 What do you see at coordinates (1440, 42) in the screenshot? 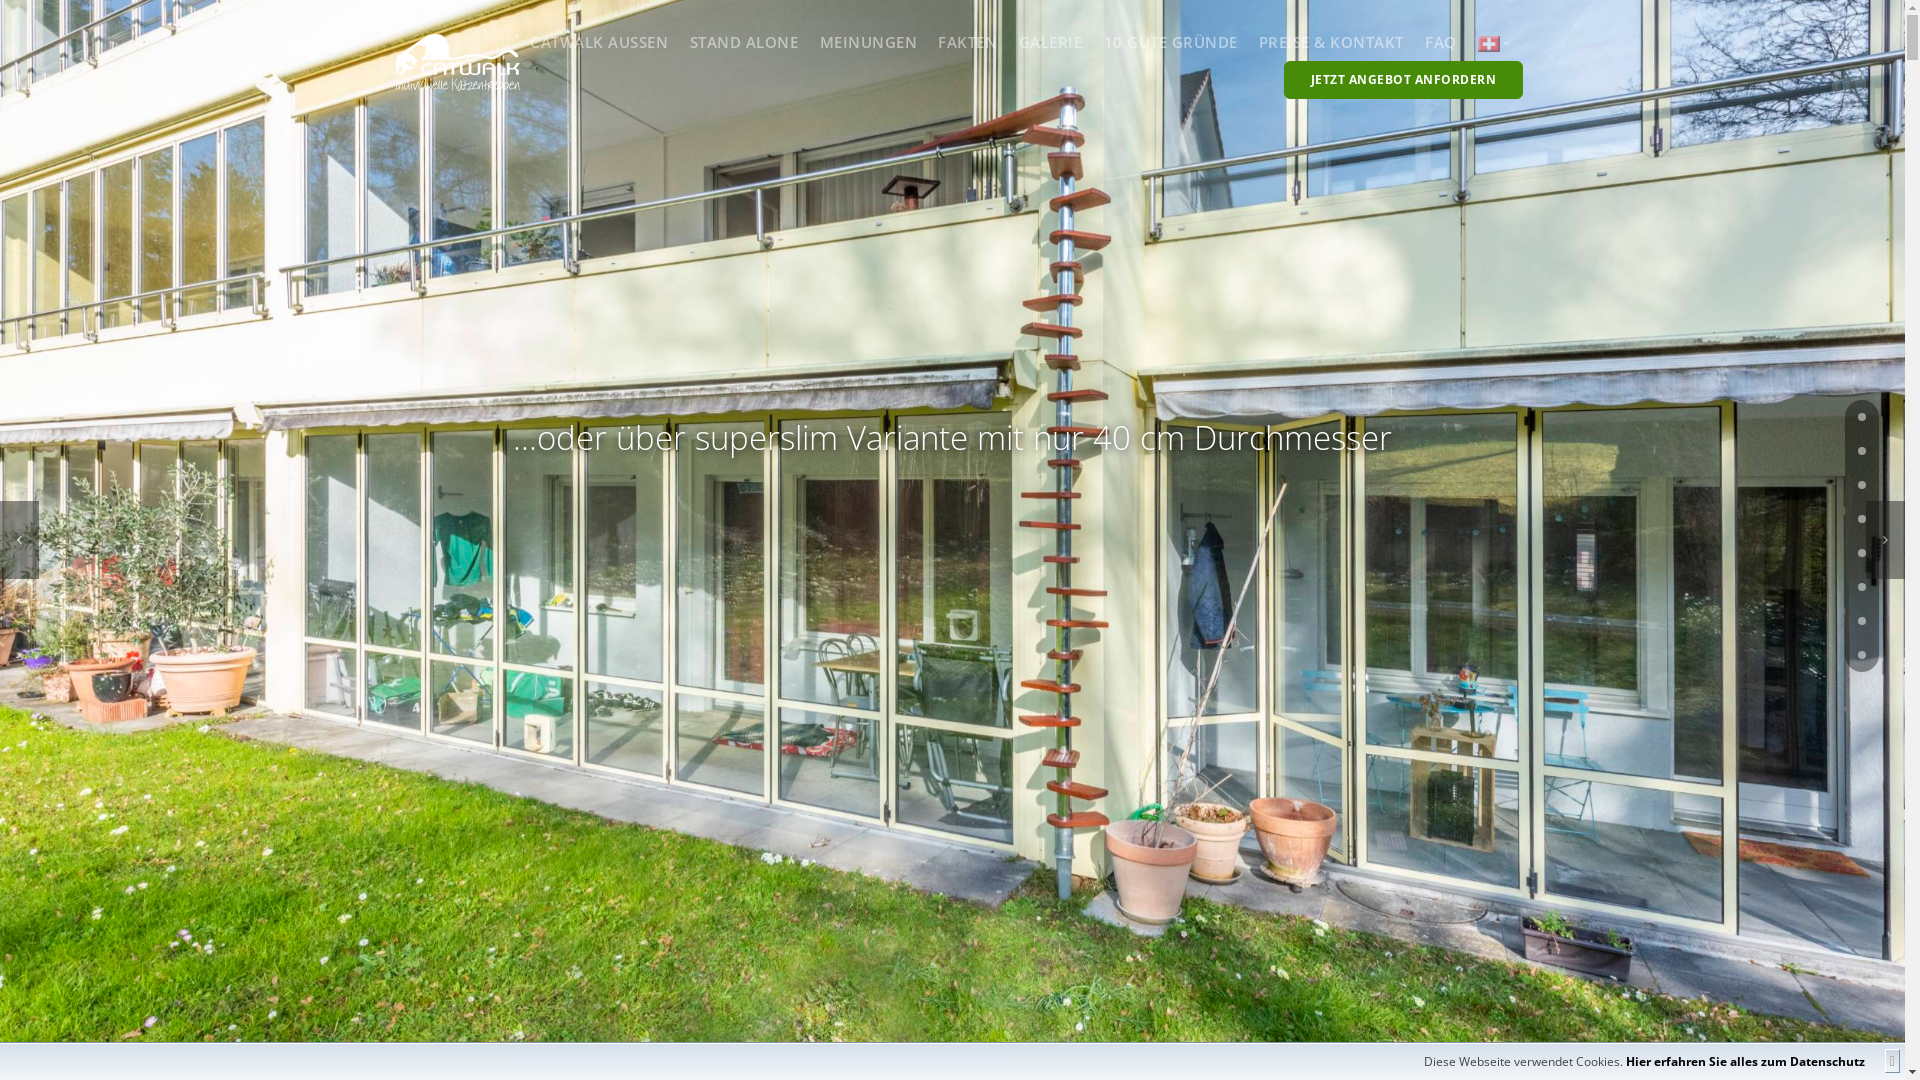
I see `'FAQ'` at bounding box center [1440, 42].